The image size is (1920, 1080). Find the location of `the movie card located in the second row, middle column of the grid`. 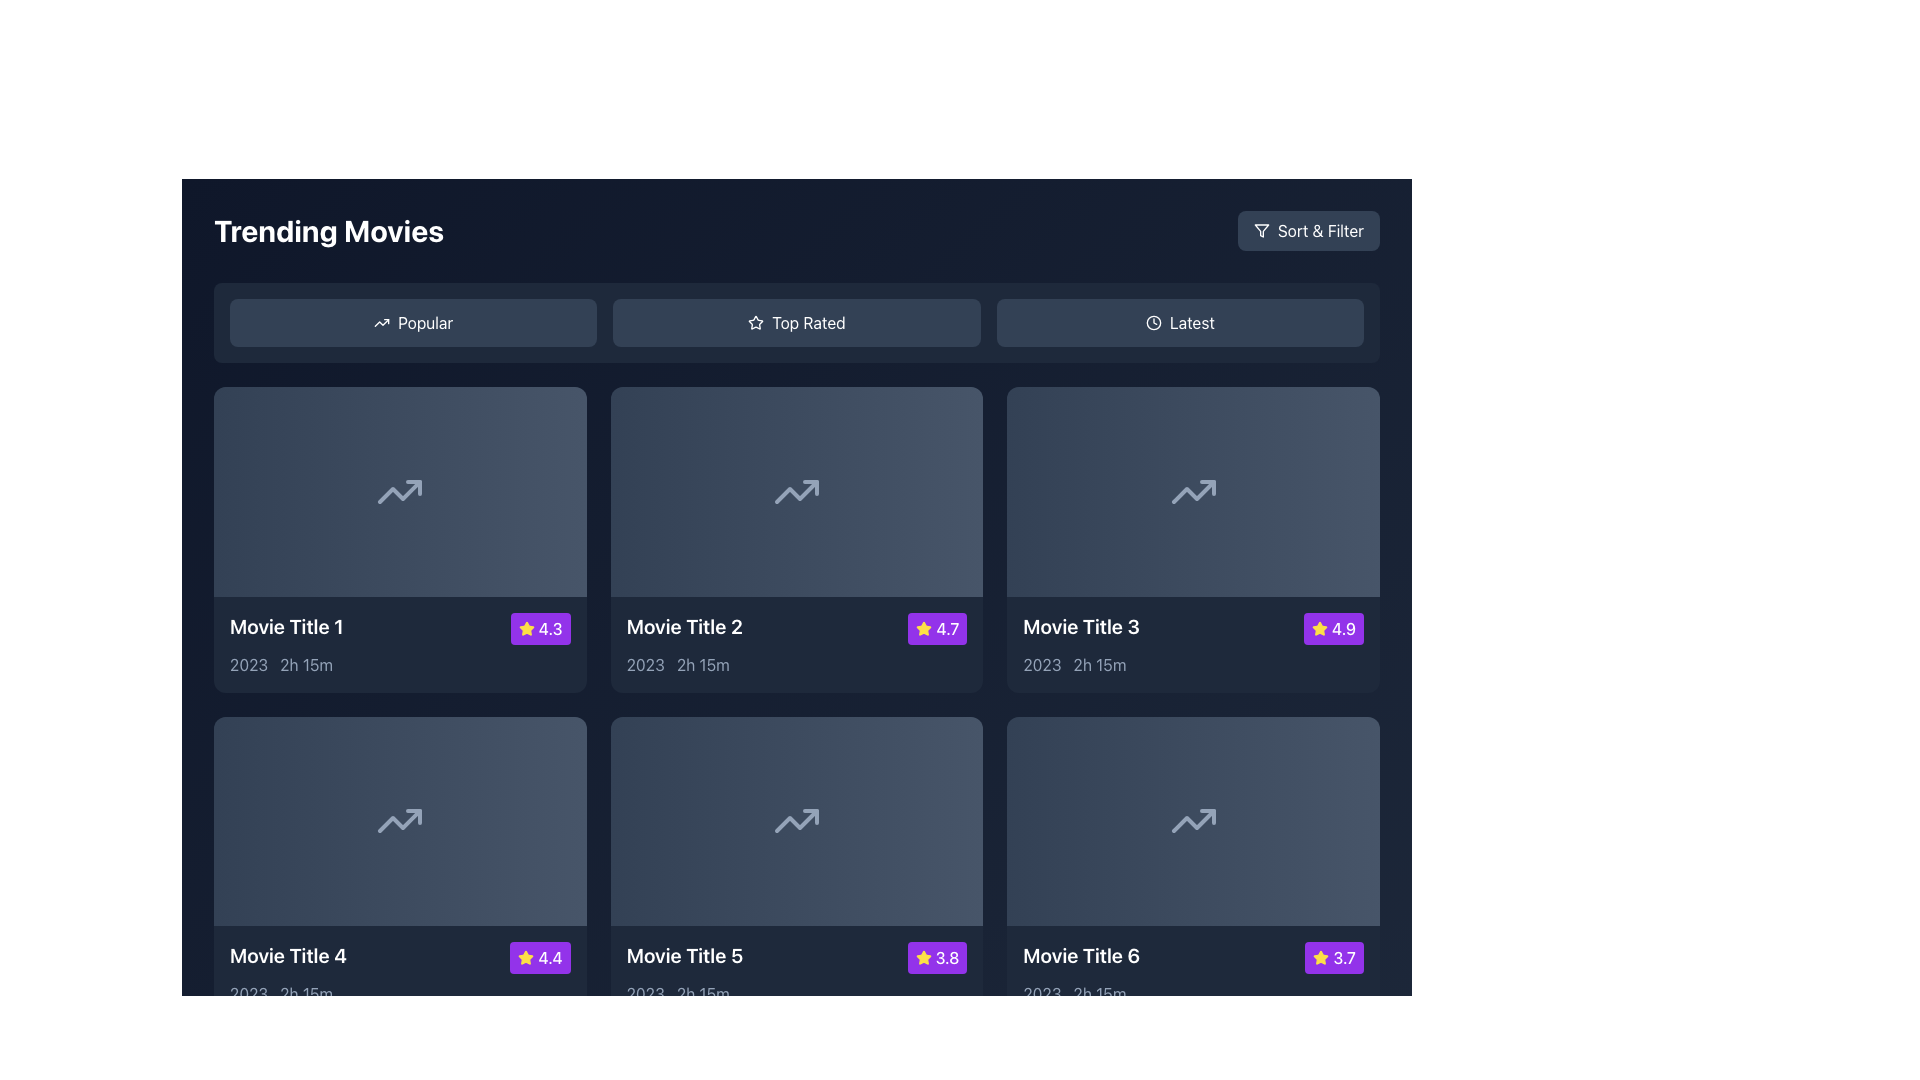

the movie card located in the second row, middle column of the grid is located at coordinates (795, 868).